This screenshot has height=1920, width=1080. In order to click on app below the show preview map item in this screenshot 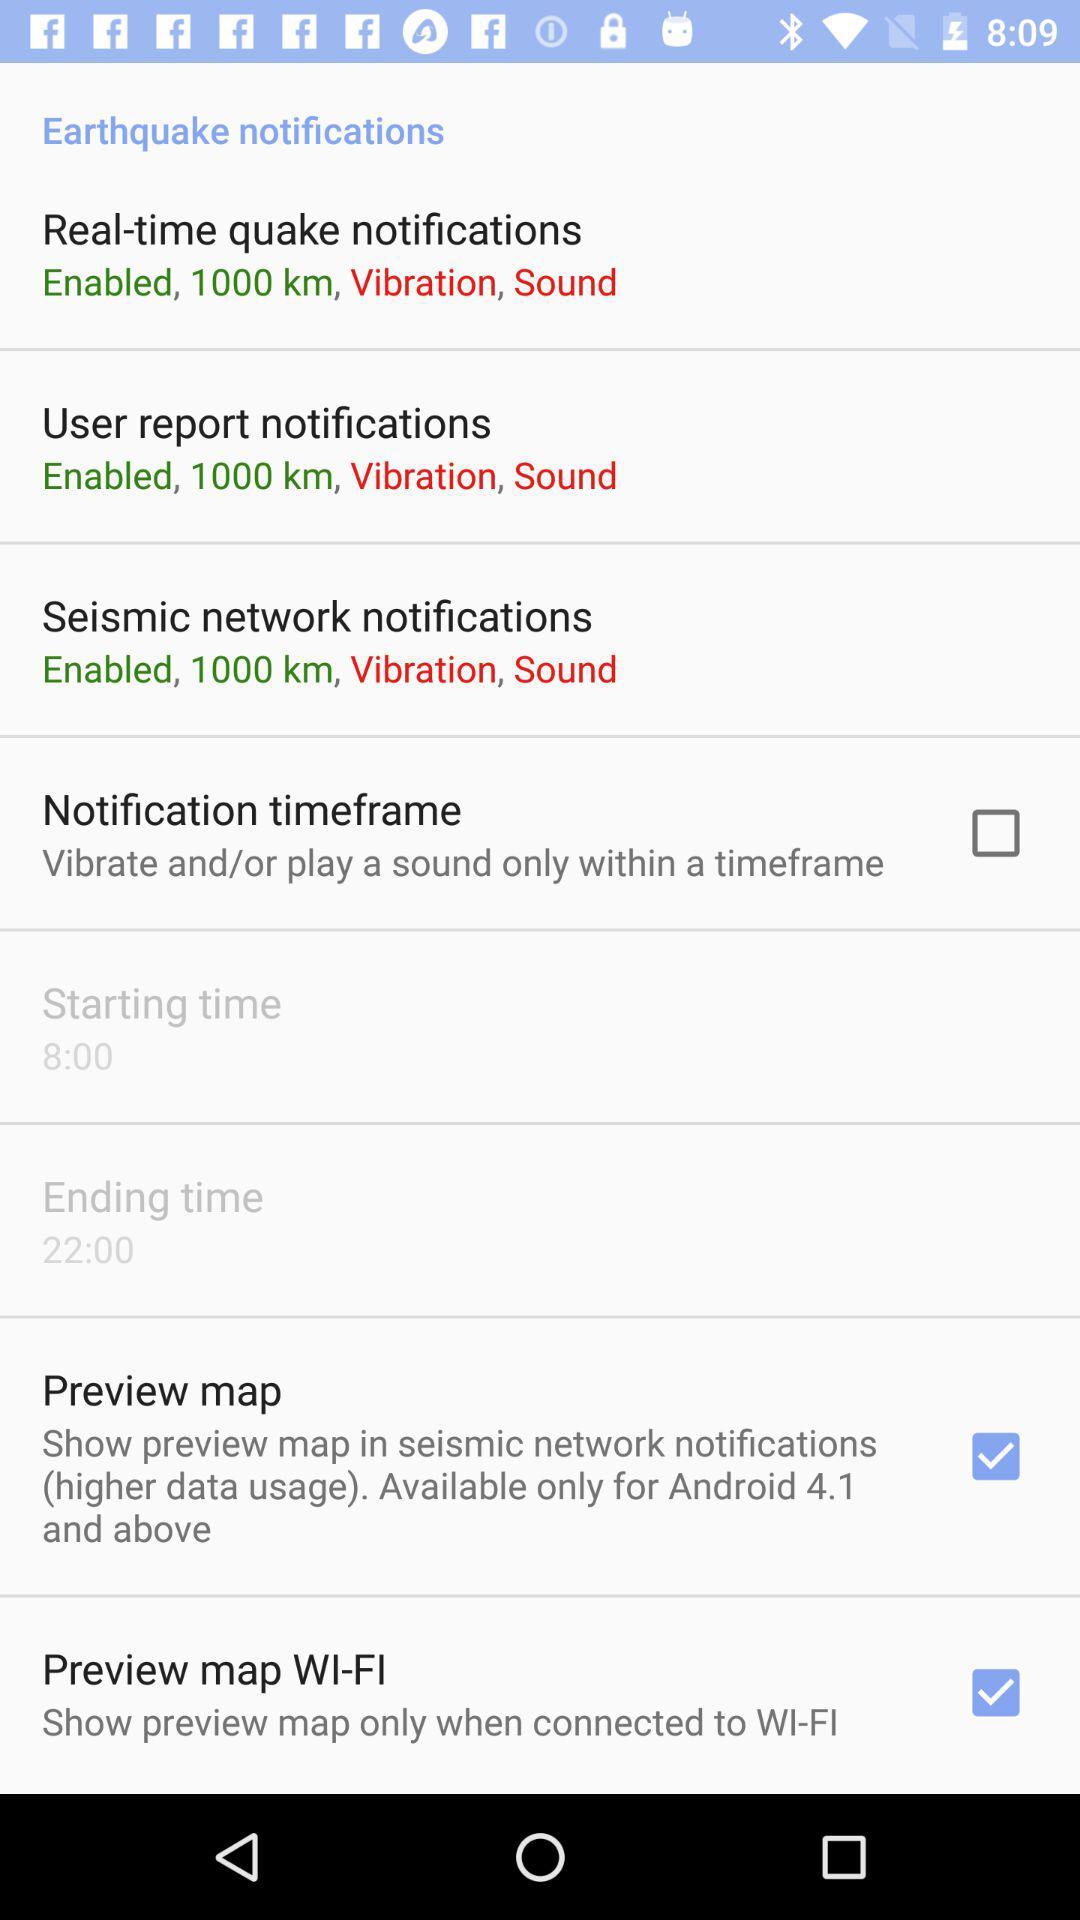, I will do `click(540, 1792)`.